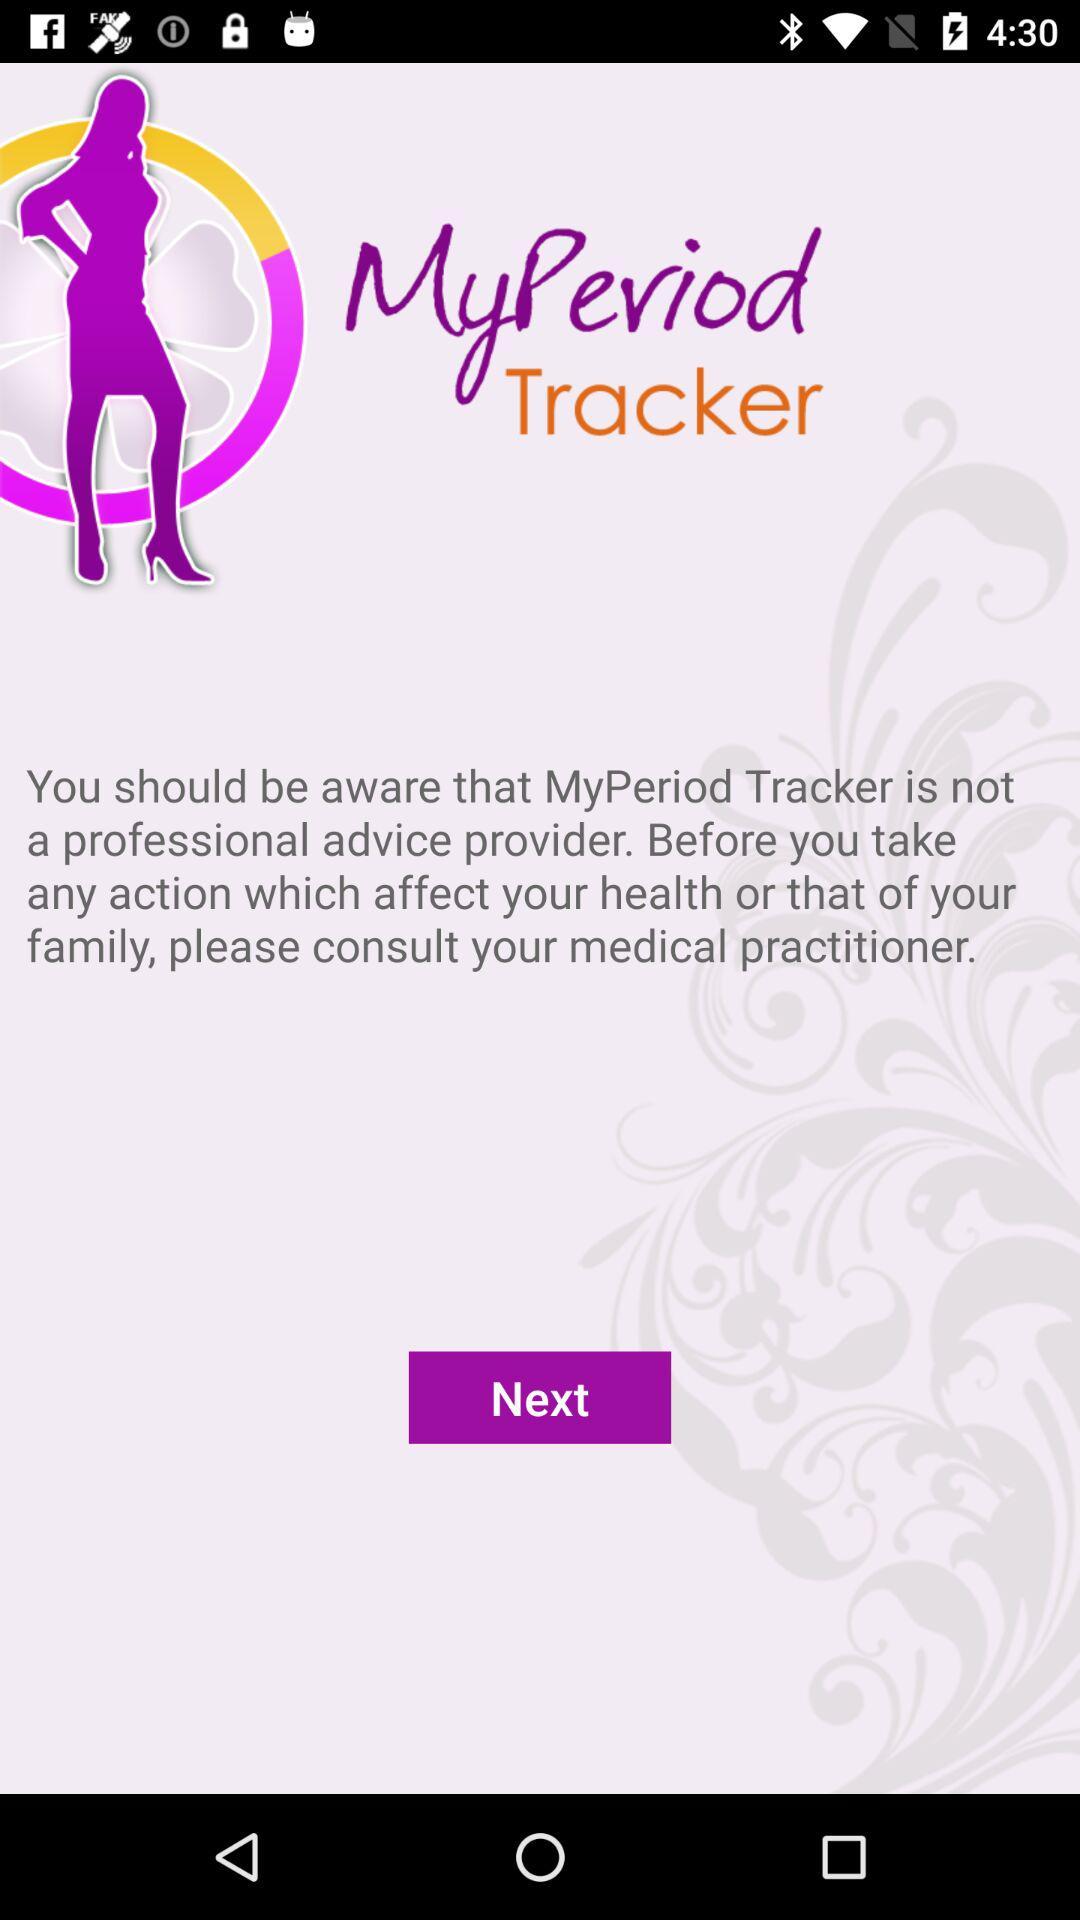 This screenshot has height=1920, width=1080. What do you see at coordinates (540, 1396) in the screenshot?
I see `next` at bounding box center [540, 1396].